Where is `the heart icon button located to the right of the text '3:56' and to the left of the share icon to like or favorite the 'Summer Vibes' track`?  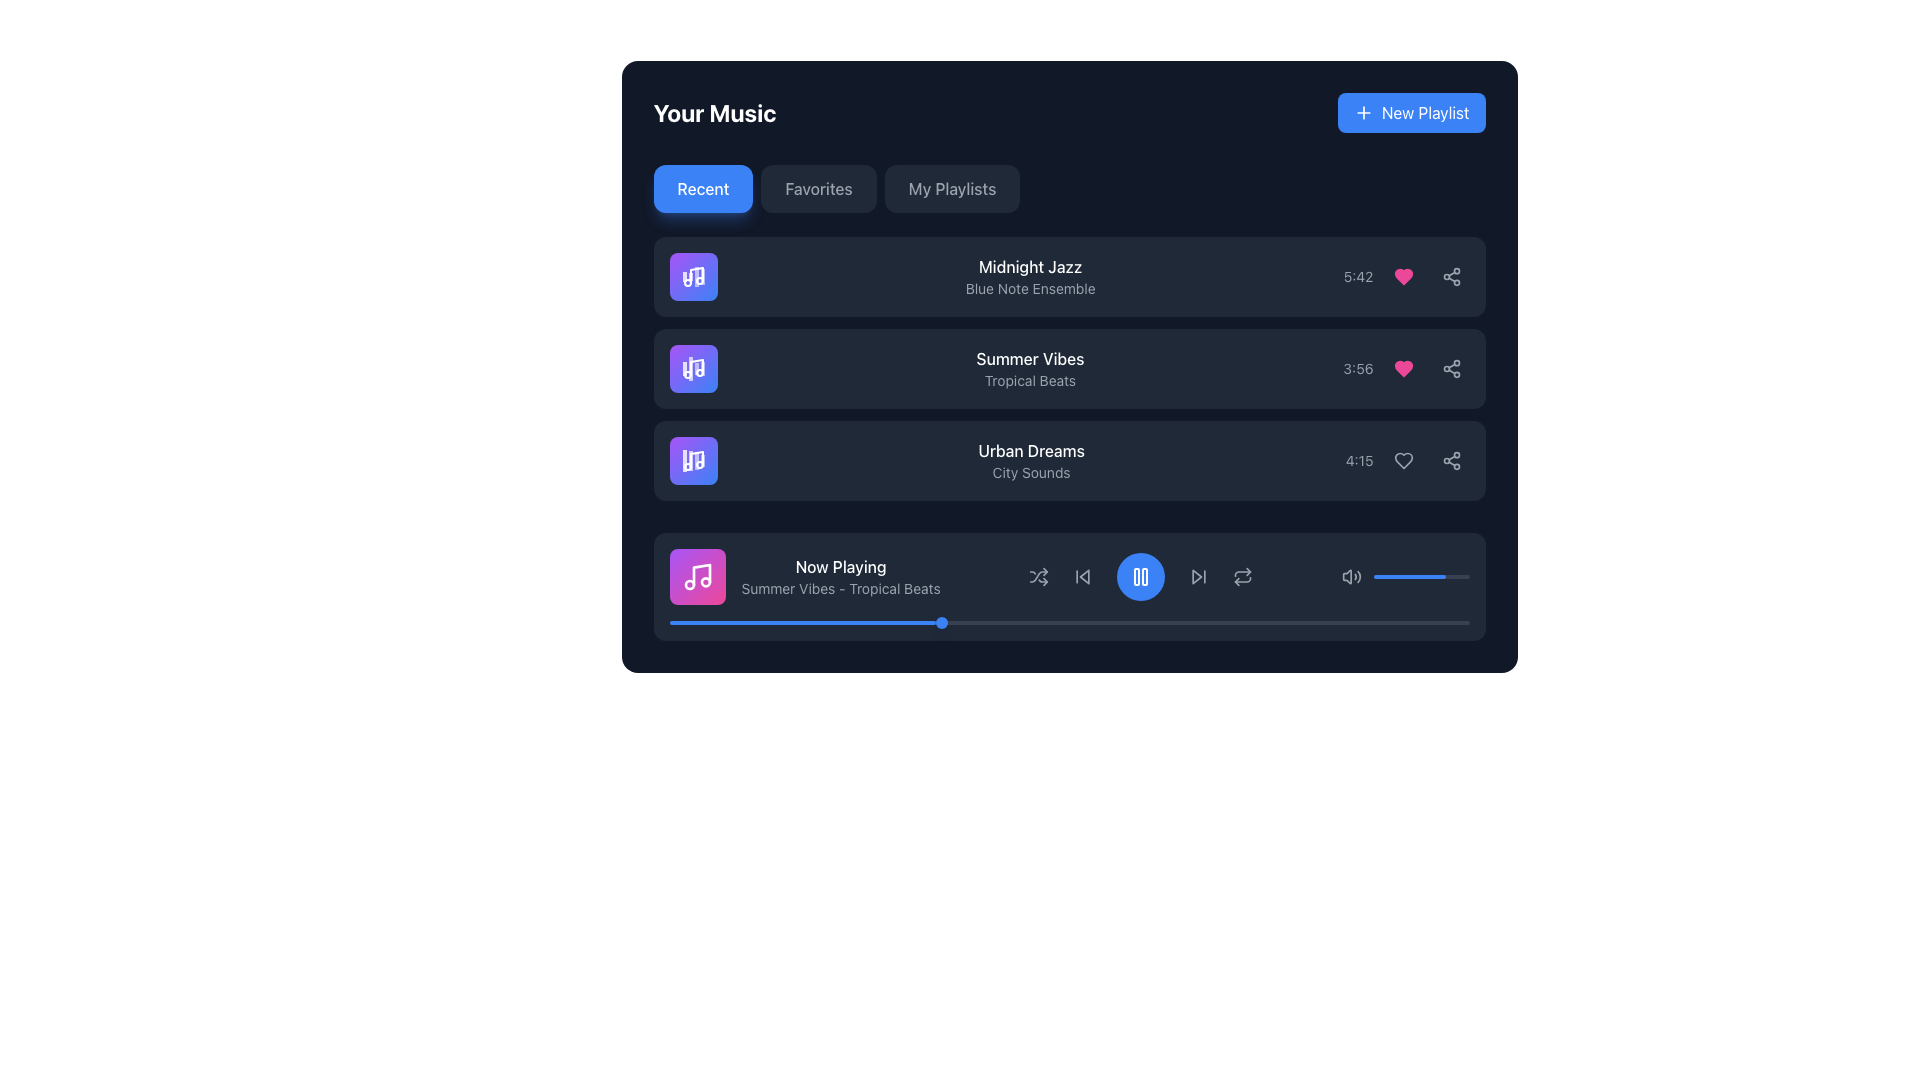
the heart icon button located to the right of the text '3:56' and to the left of the share icon to like or favorite the 'Summer Vibes' track is located at coordinates (1405, 369).